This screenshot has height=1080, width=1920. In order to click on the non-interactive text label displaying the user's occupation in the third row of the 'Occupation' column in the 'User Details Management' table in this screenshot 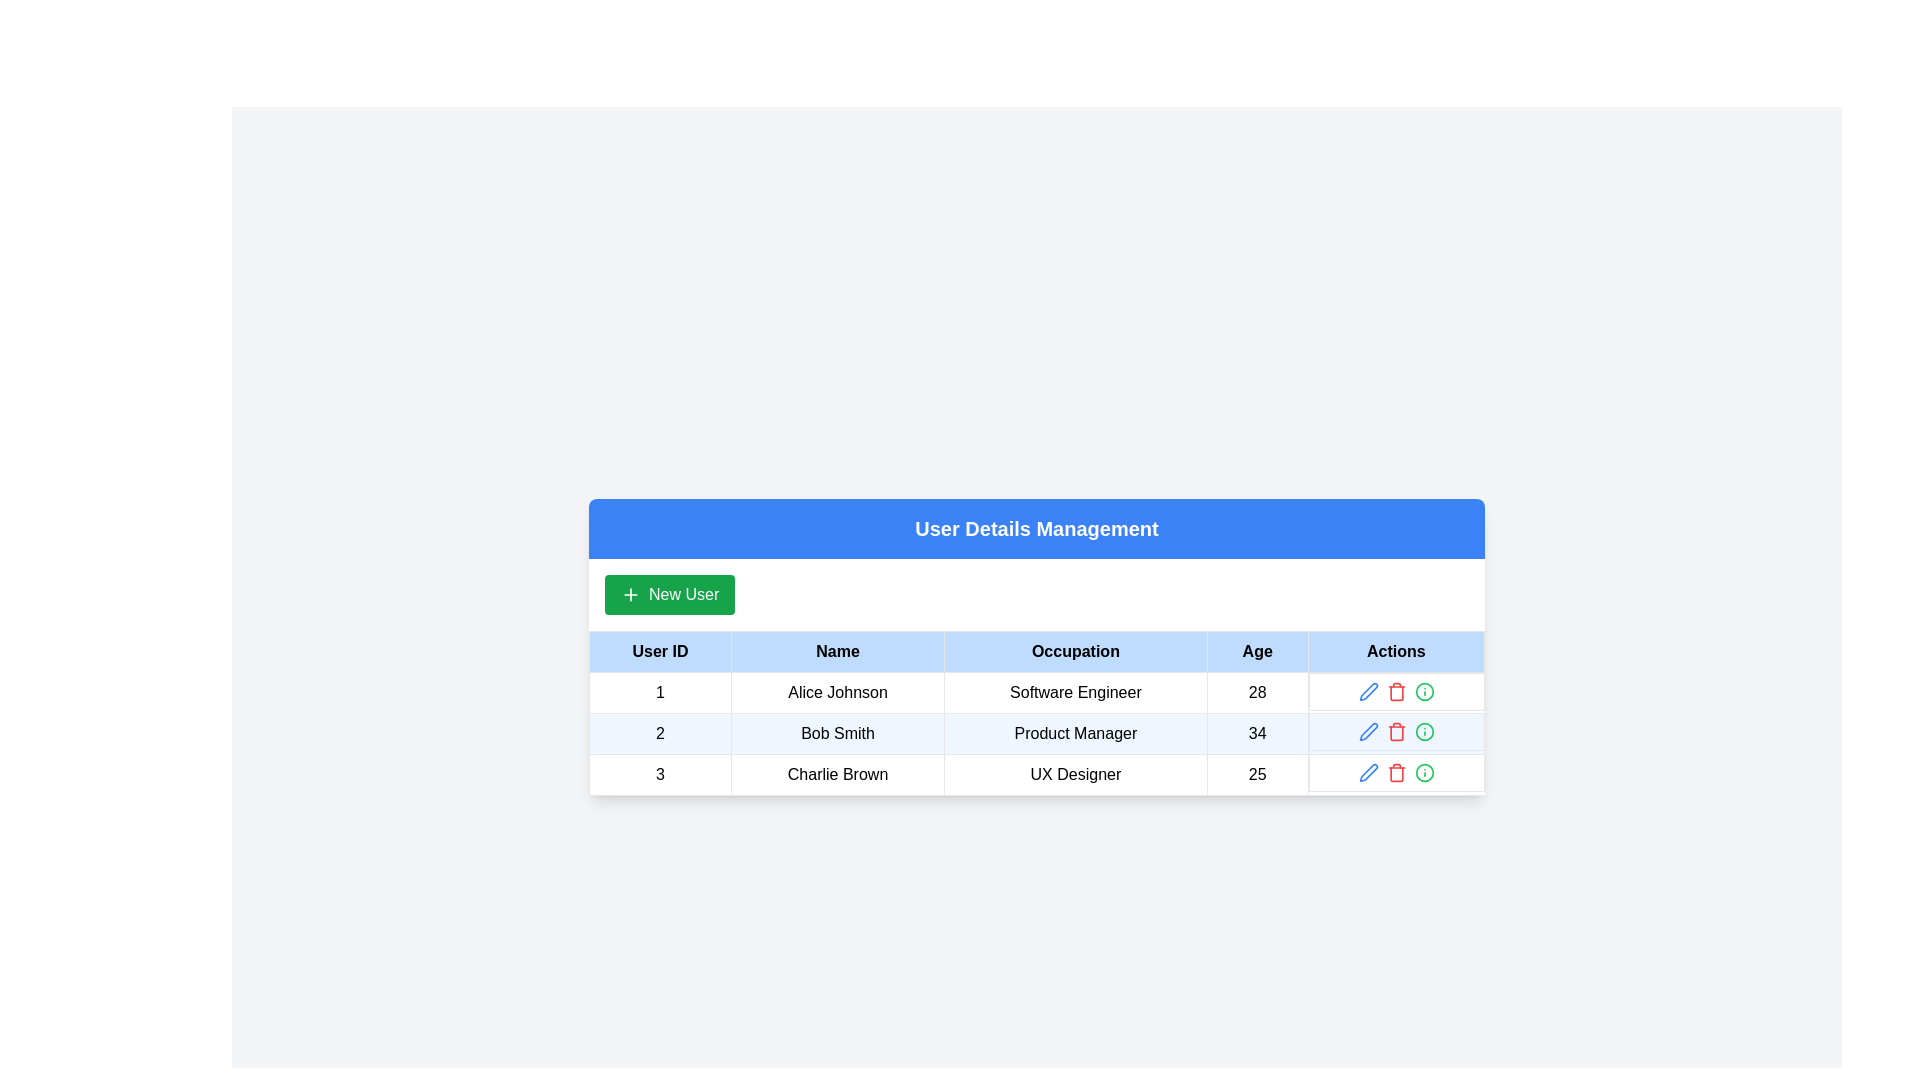, I will do `click(1074, 773)`.